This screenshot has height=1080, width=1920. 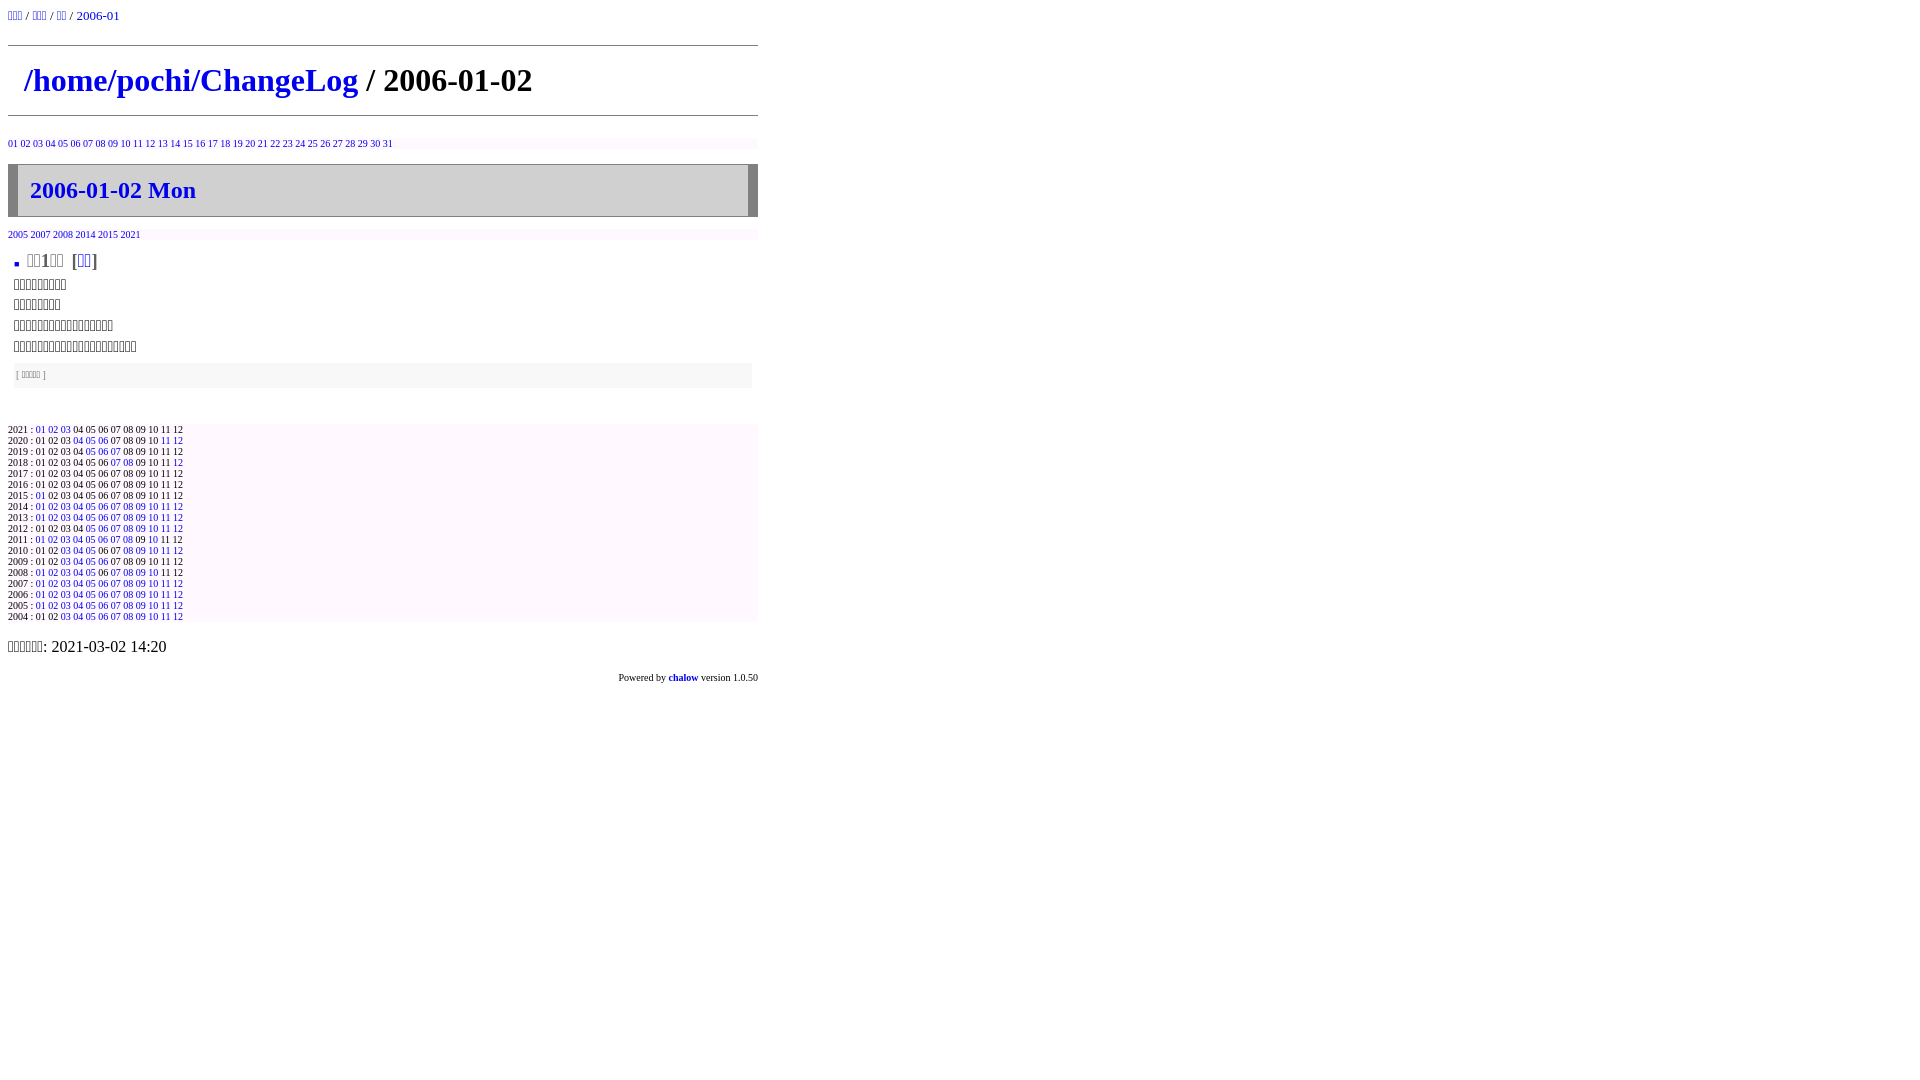 What do you see at coordinates (90, 604) in the screenshot?
I see `'05'` at bounding box center [90, 604].